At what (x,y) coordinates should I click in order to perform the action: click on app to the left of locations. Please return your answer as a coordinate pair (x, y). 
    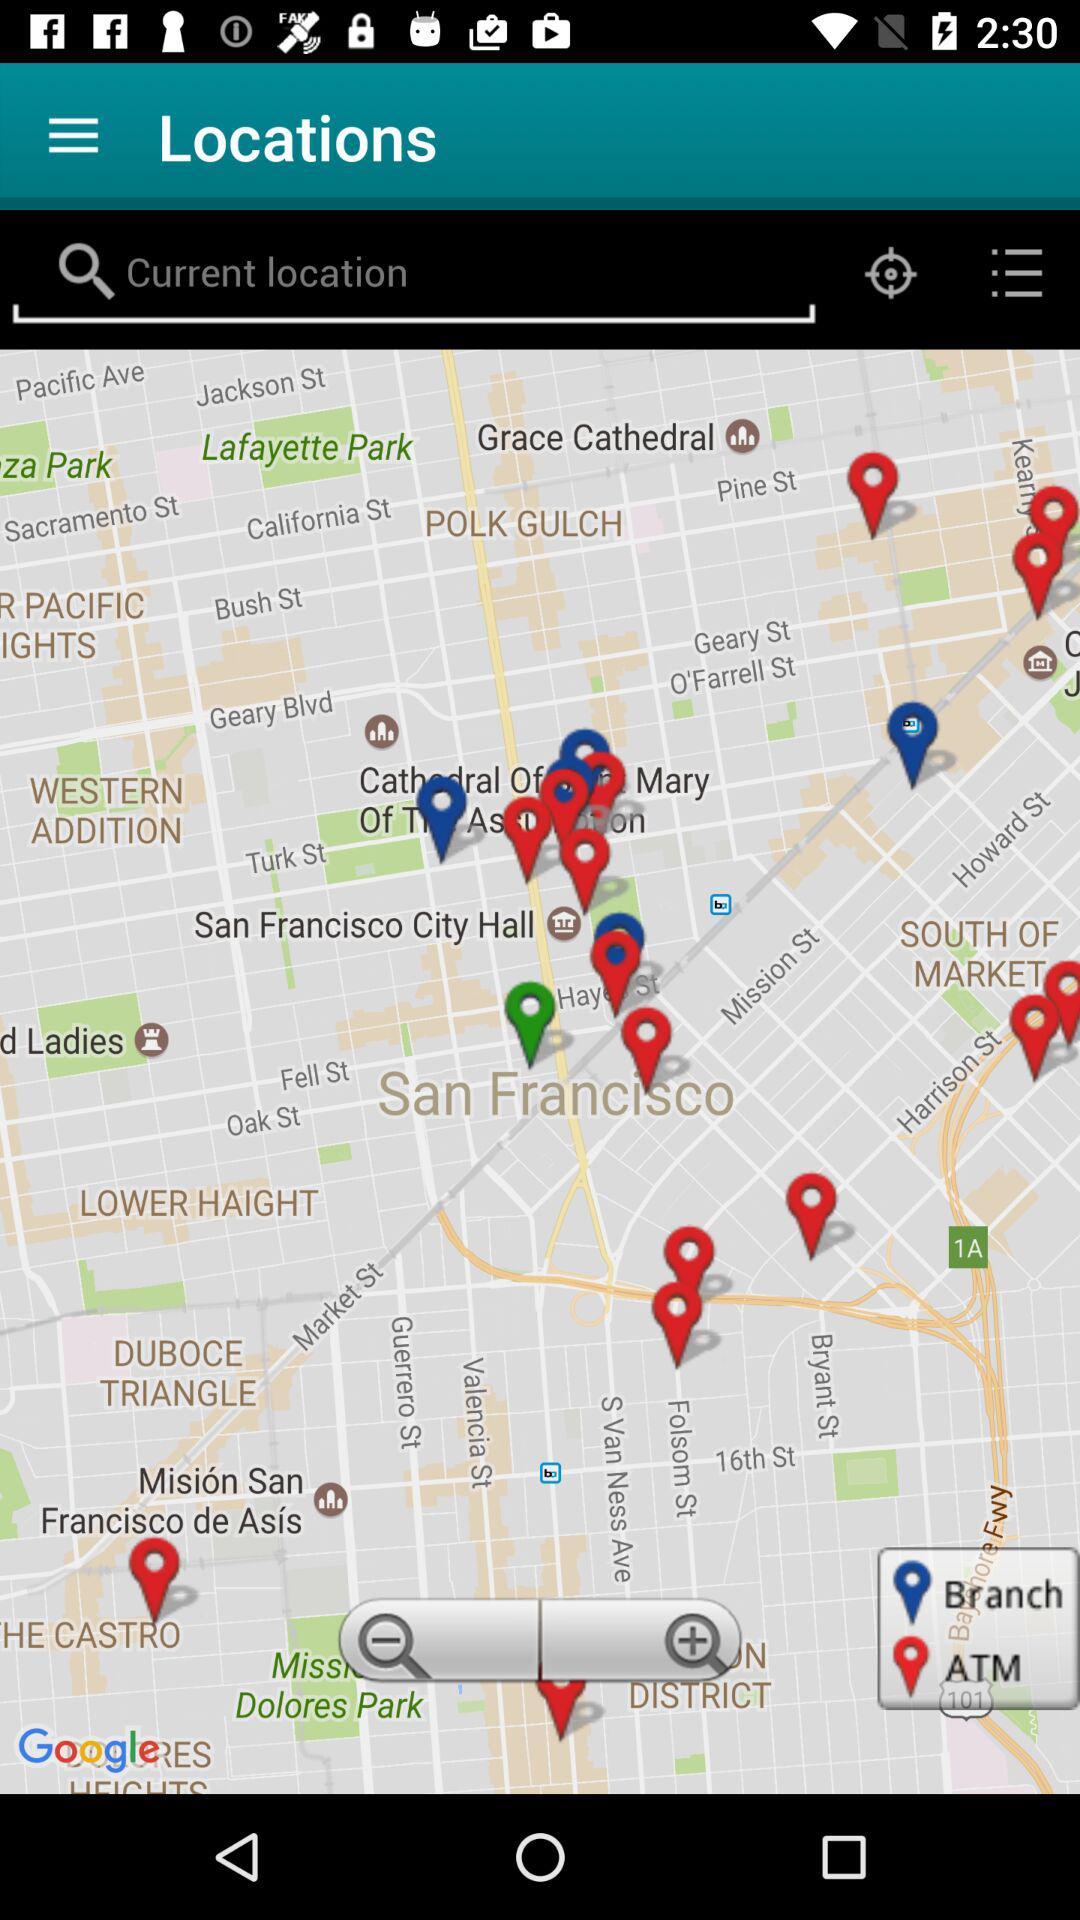
    Looking at the image, I should click on (72, 135).